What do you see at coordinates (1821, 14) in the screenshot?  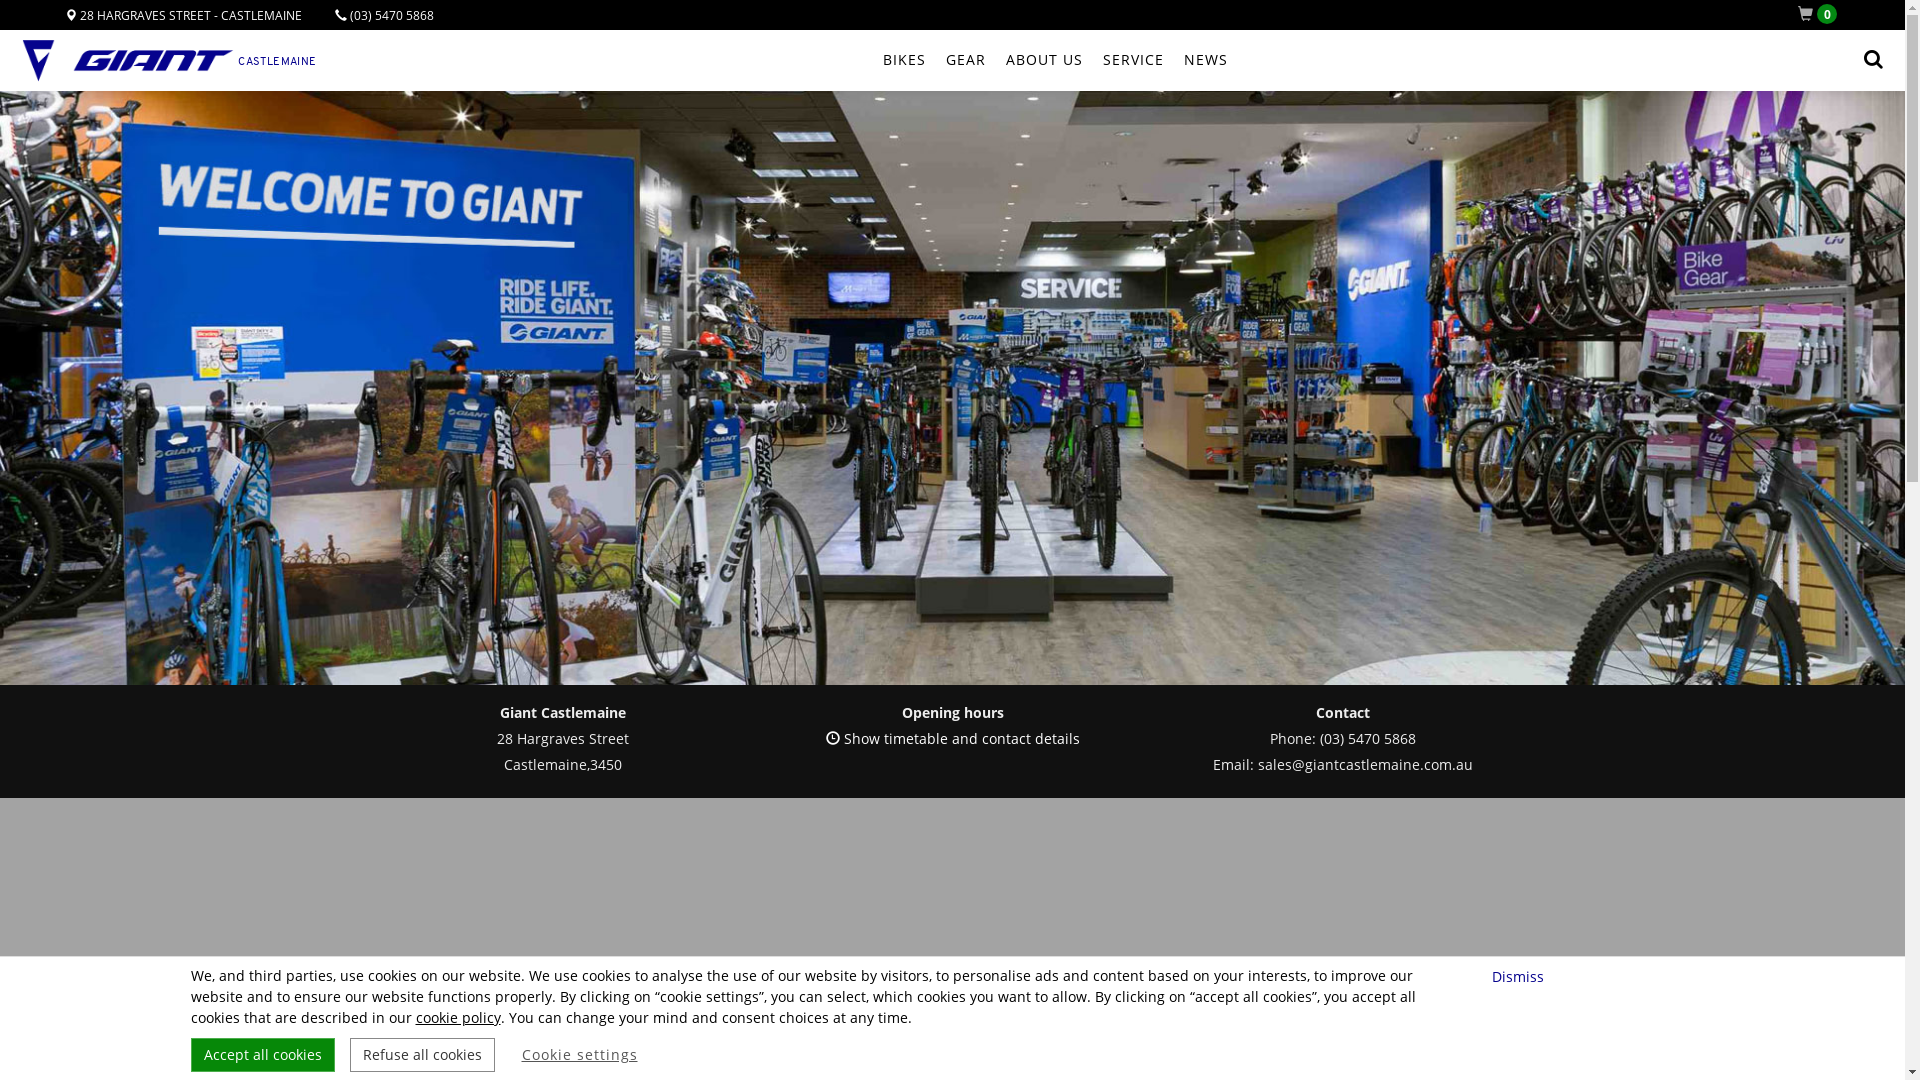 I see `'0 item(s) in cart` at bounding box center [1821, 14].